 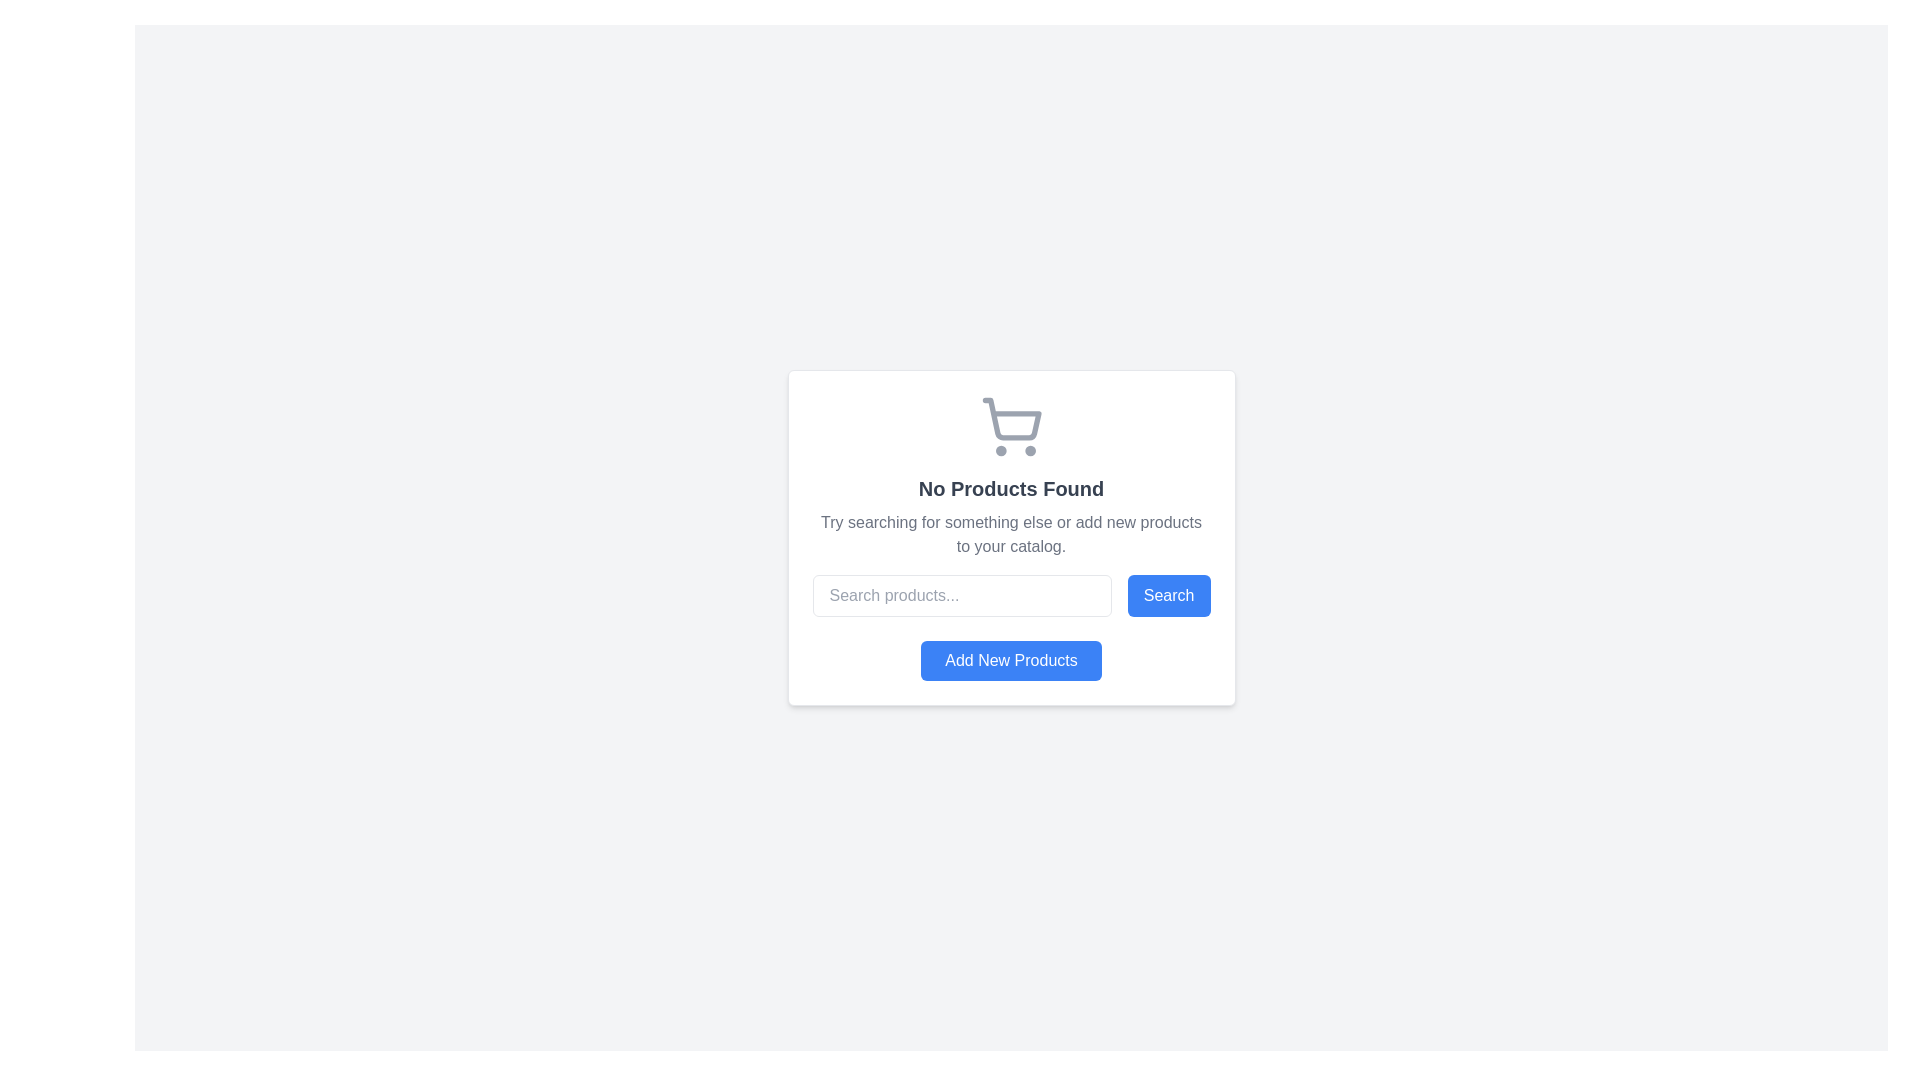 I want to click on the notification text label indicating that no products are currently available, which is located below the shopping cart icon and above the descriptive text element, so click(x=1011, y=489).